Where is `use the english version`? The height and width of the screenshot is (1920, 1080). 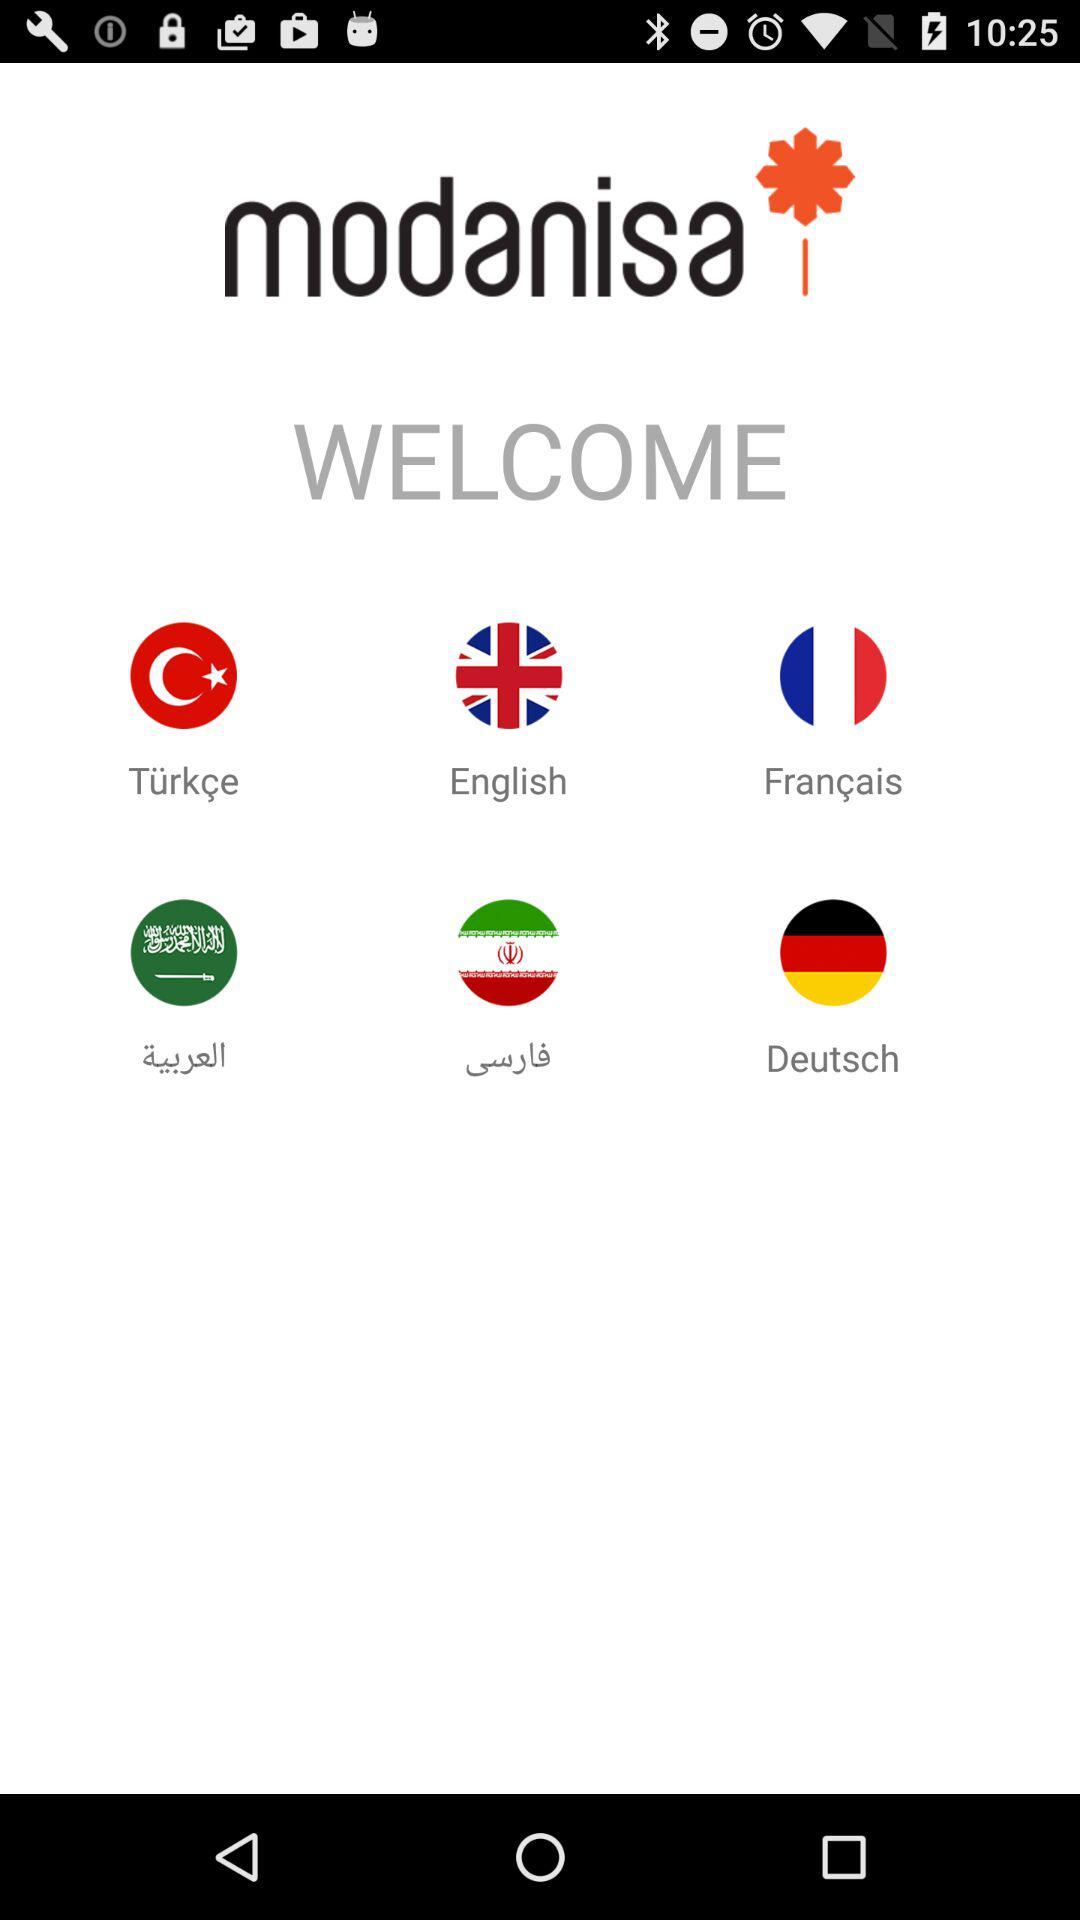 use the english version is located at coordinates (507, 675).